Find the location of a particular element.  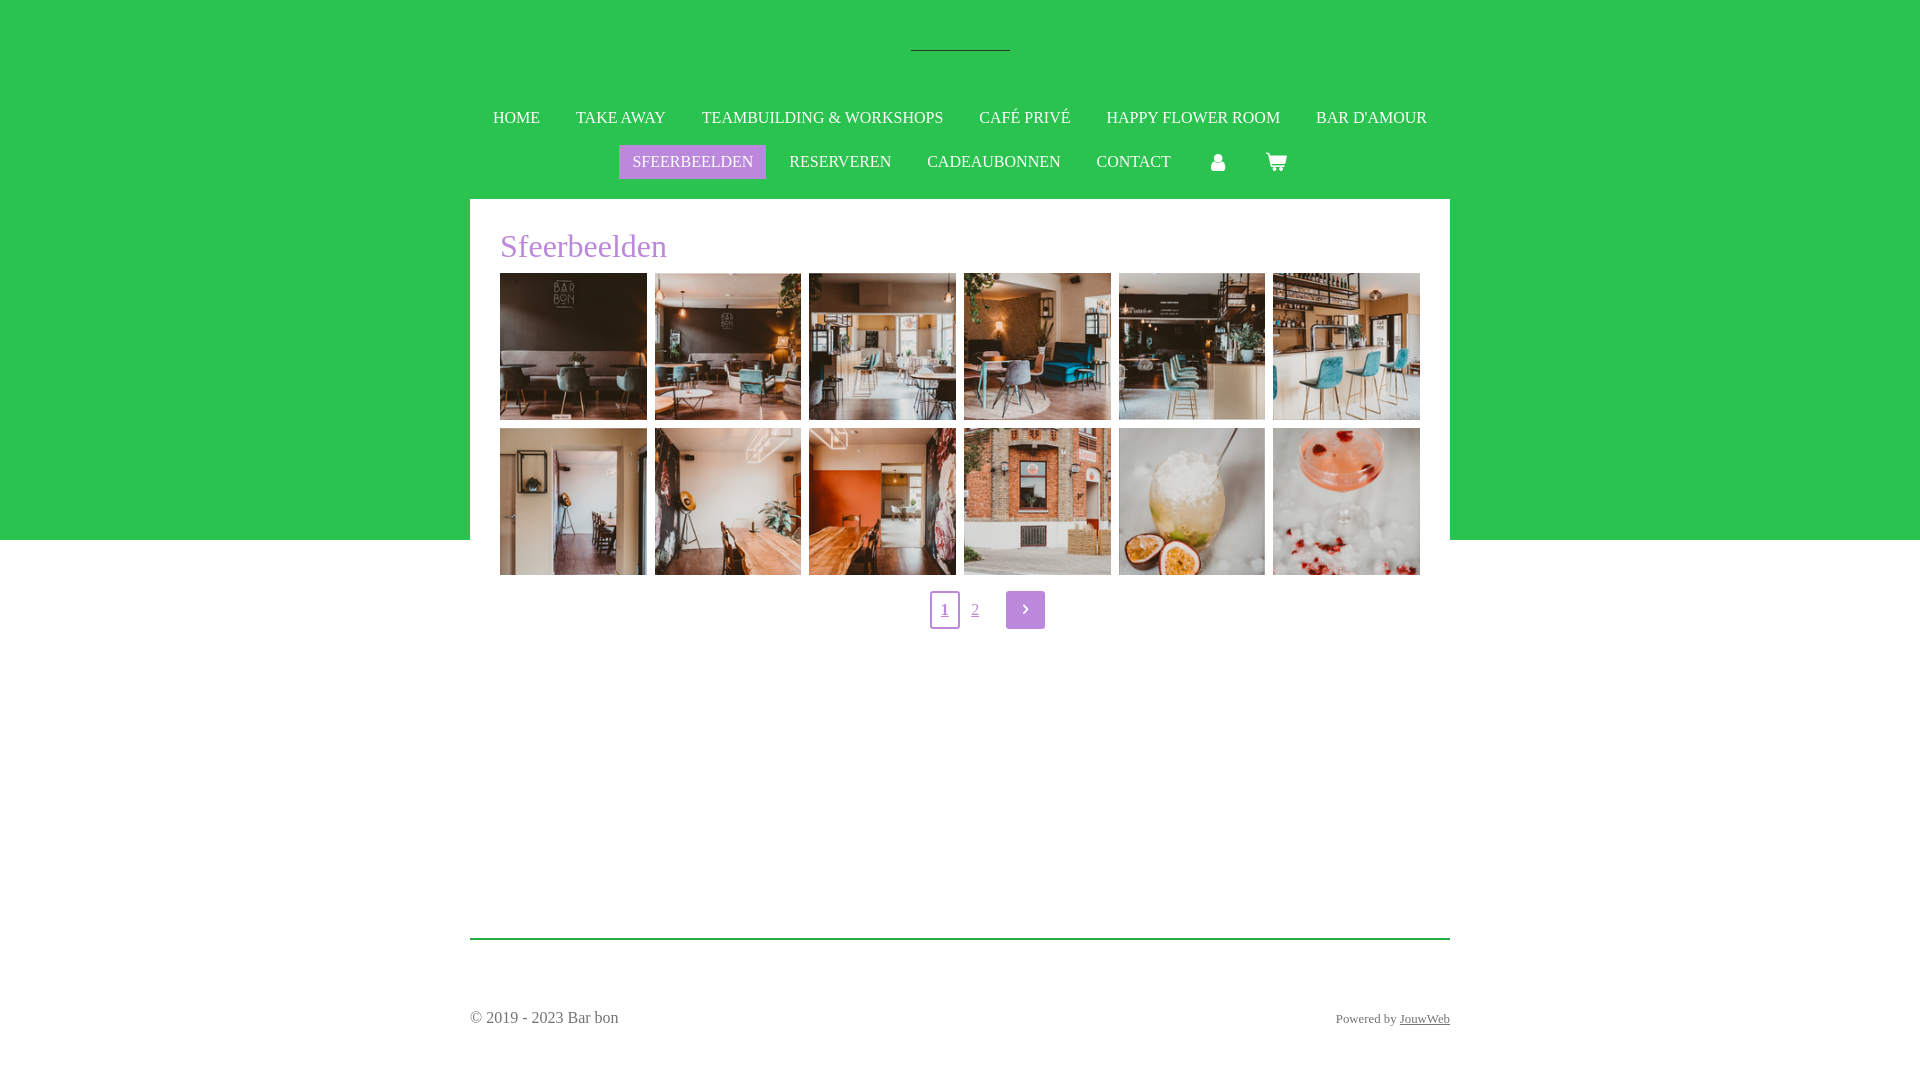

'2' is located at coordinates (974, 608).